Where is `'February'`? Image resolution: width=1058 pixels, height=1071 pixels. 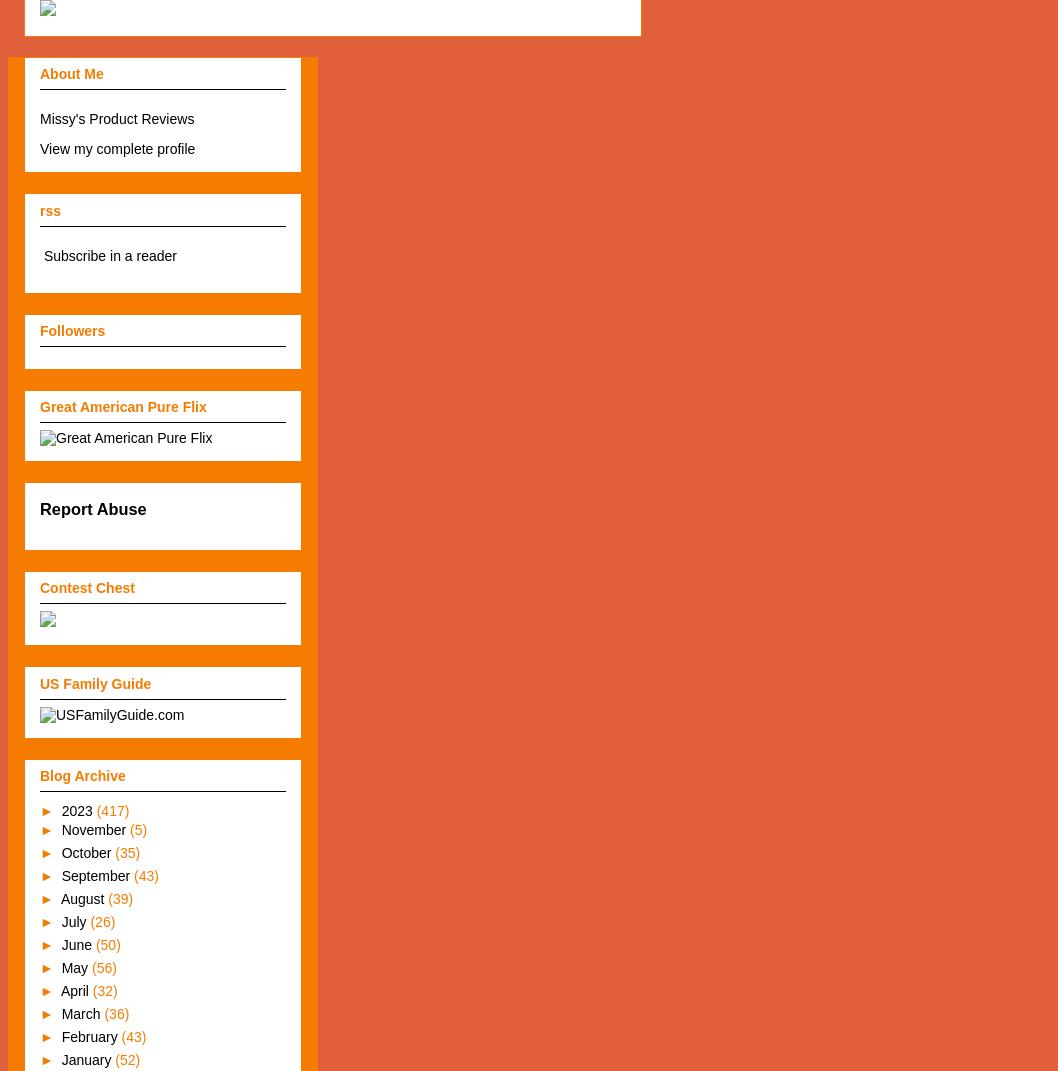
'February' is located at coordinates (89, 1037).